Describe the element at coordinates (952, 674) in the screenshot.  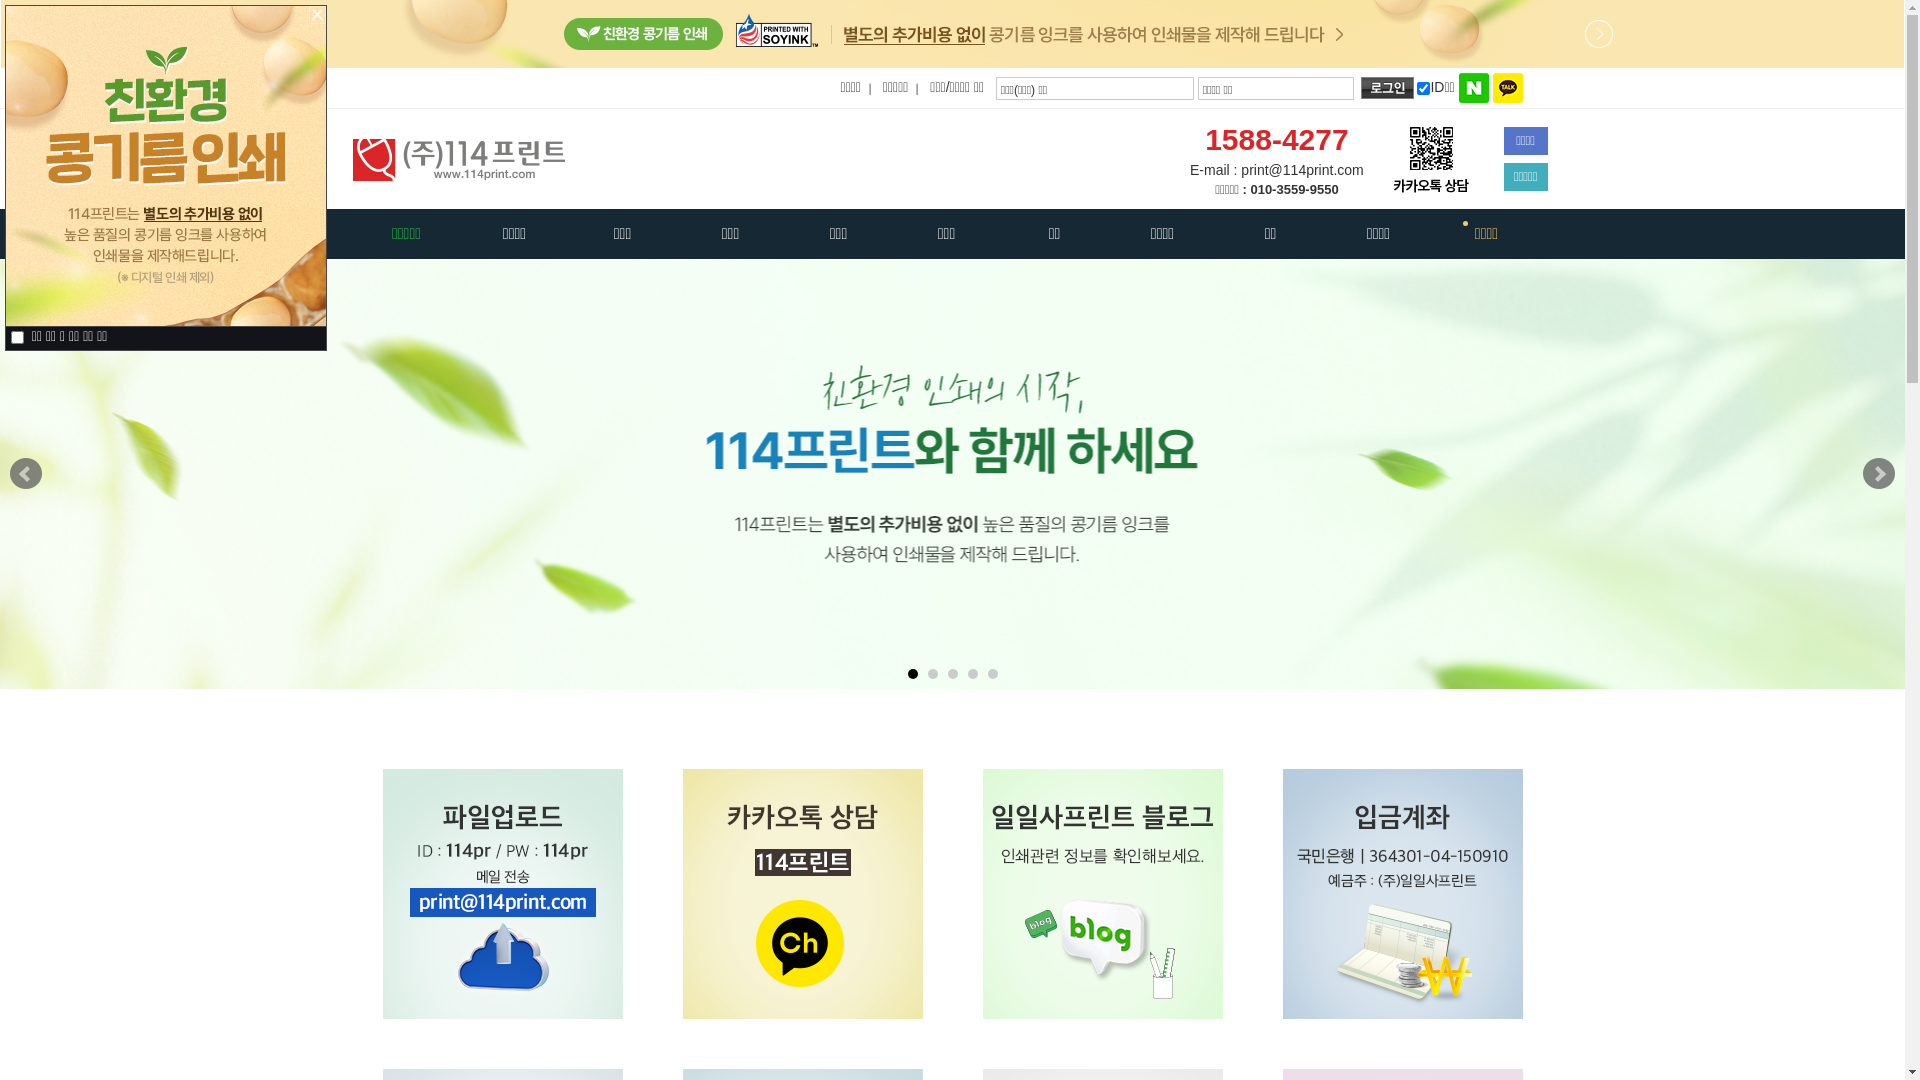
I see `'3'` at that location.